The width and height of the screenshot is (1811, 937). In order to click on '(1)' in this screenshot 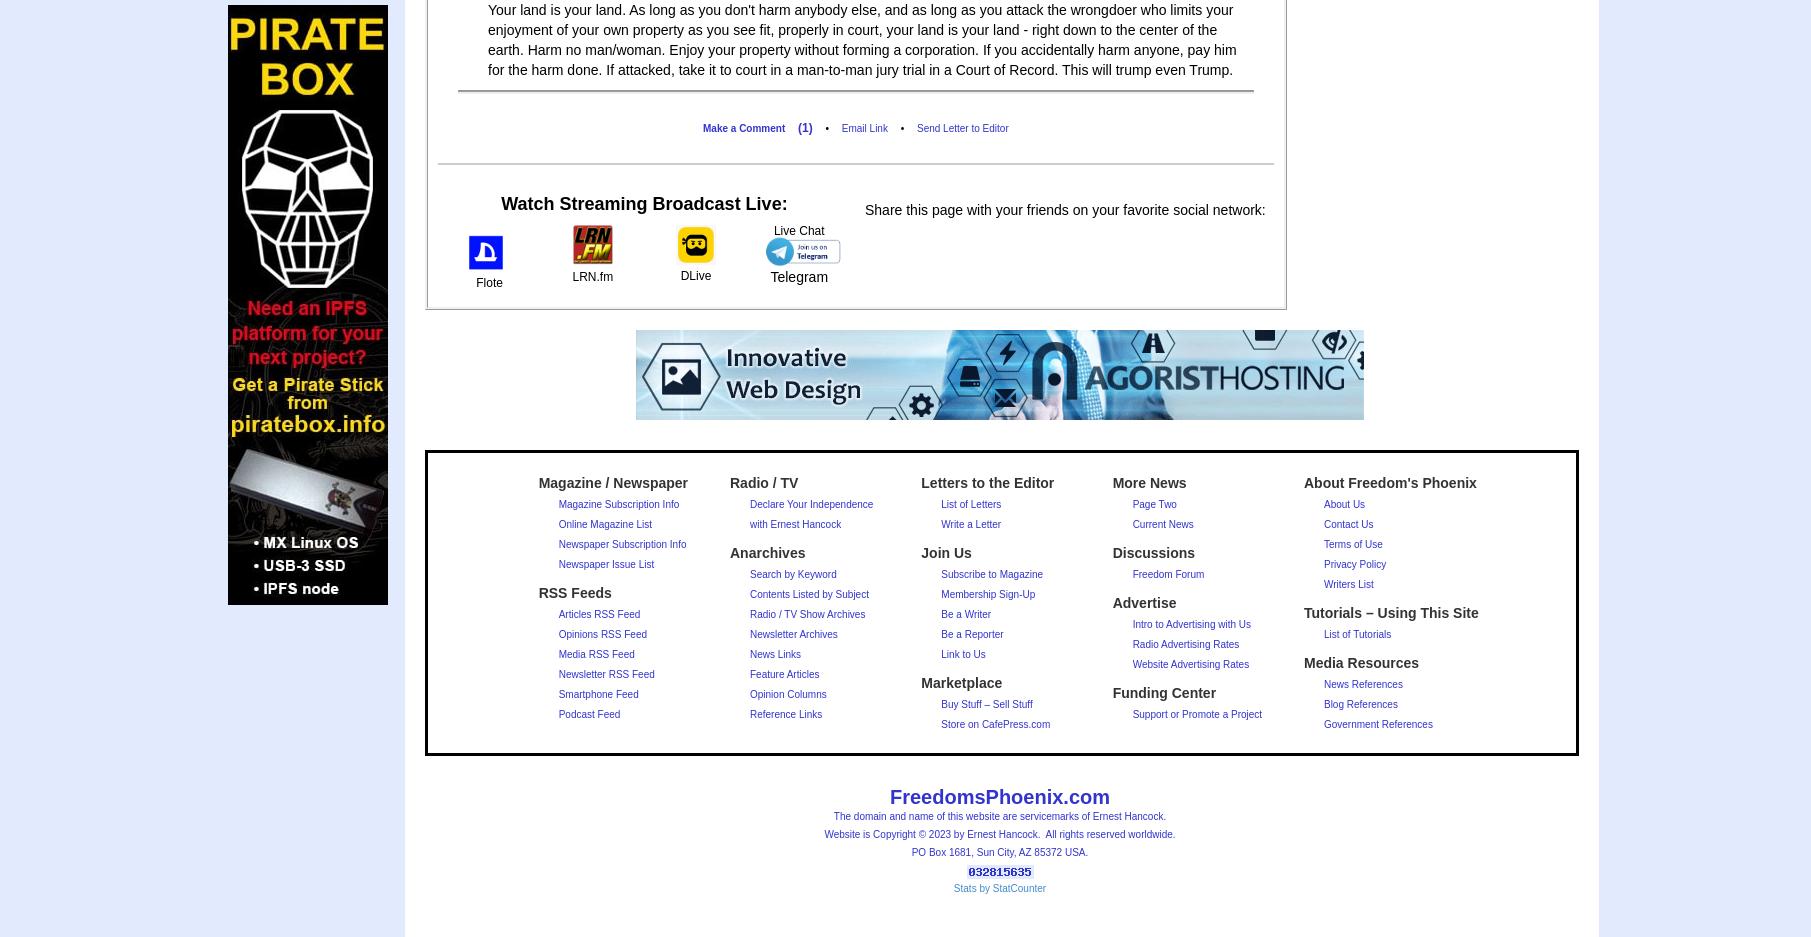, I will do `click(803, 127)`.